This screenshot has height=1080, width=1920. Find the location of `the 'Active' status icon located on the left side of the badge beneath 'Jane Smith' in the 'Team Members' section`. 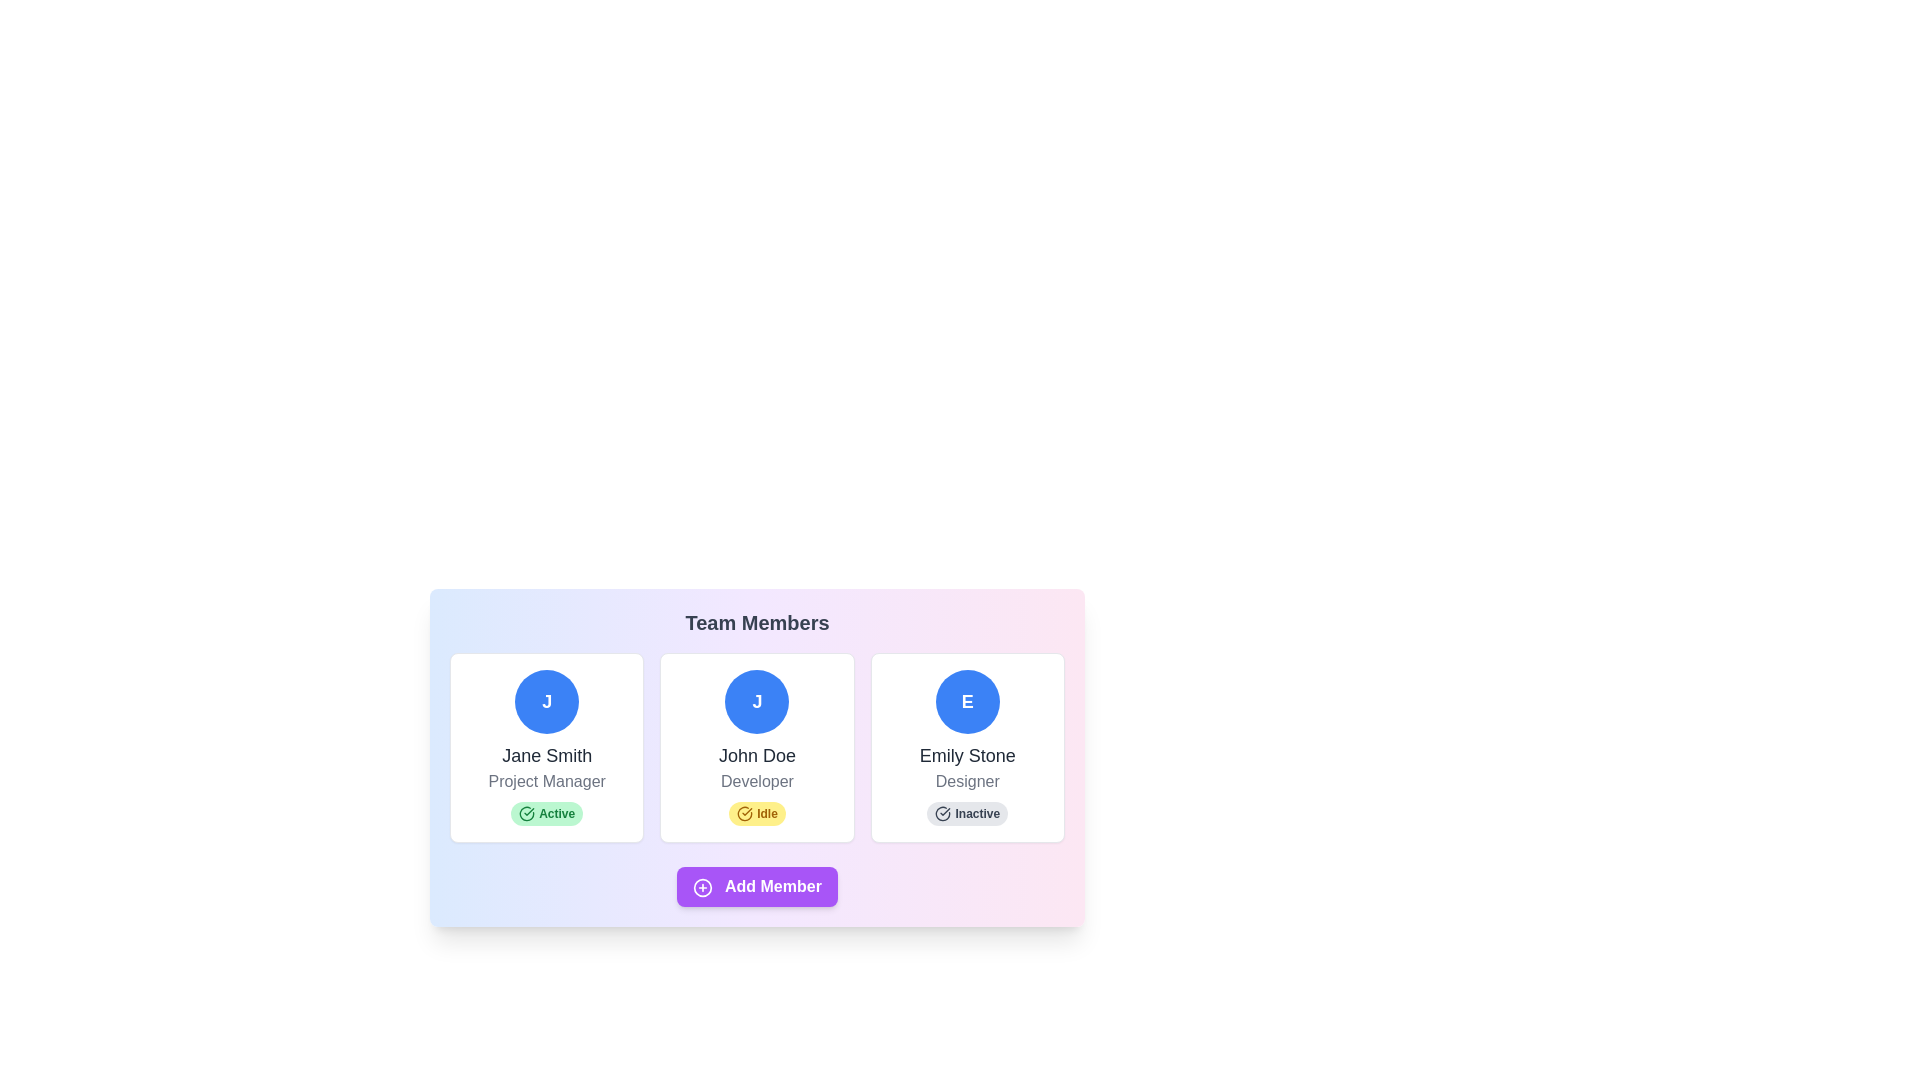

the 'Active' status icon located on the left side of the badge beneath 'Jane Smith' in the 'Team Members' section is located at coordinates (527, 813).